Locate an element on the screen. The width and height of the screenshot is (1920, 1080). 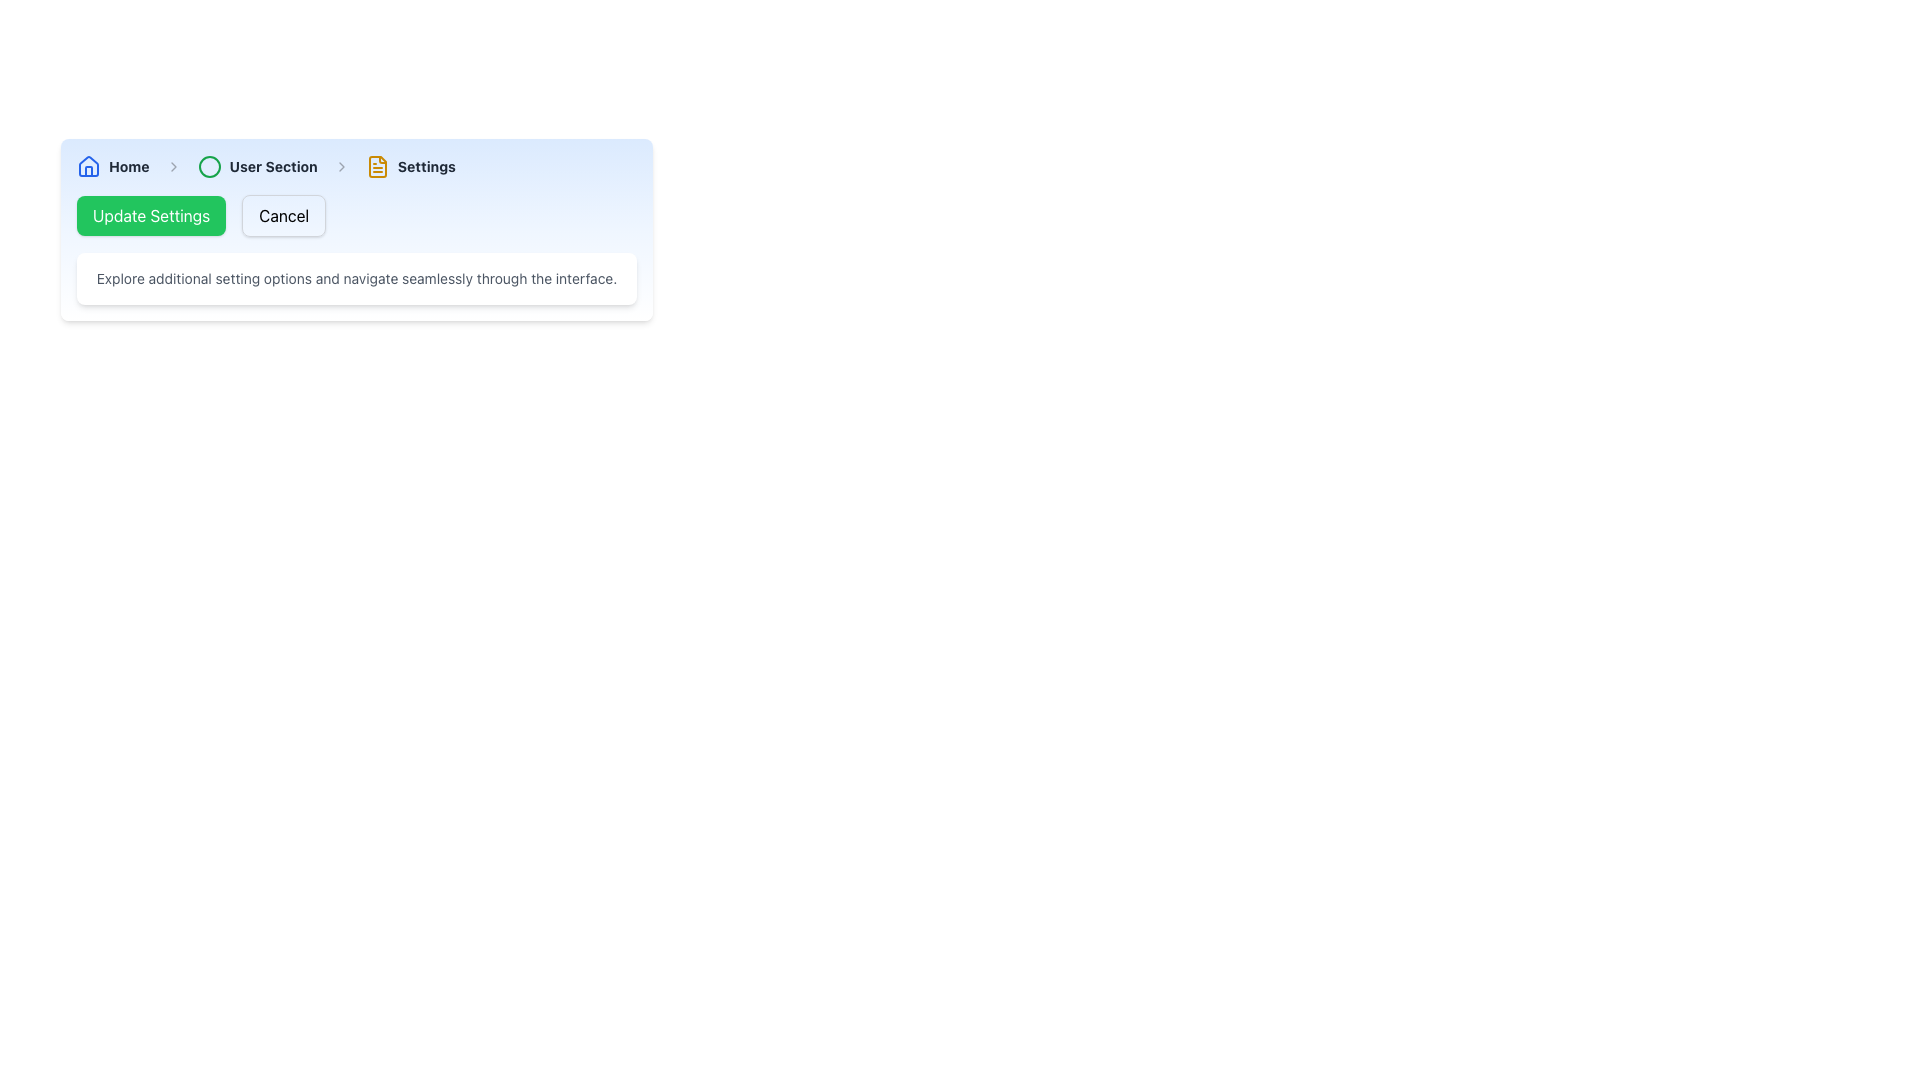
the third breadcrumb navigation item labeled 'Settings' to indicate the current position in the website's hierarchy is located at coordinates (409, 165).